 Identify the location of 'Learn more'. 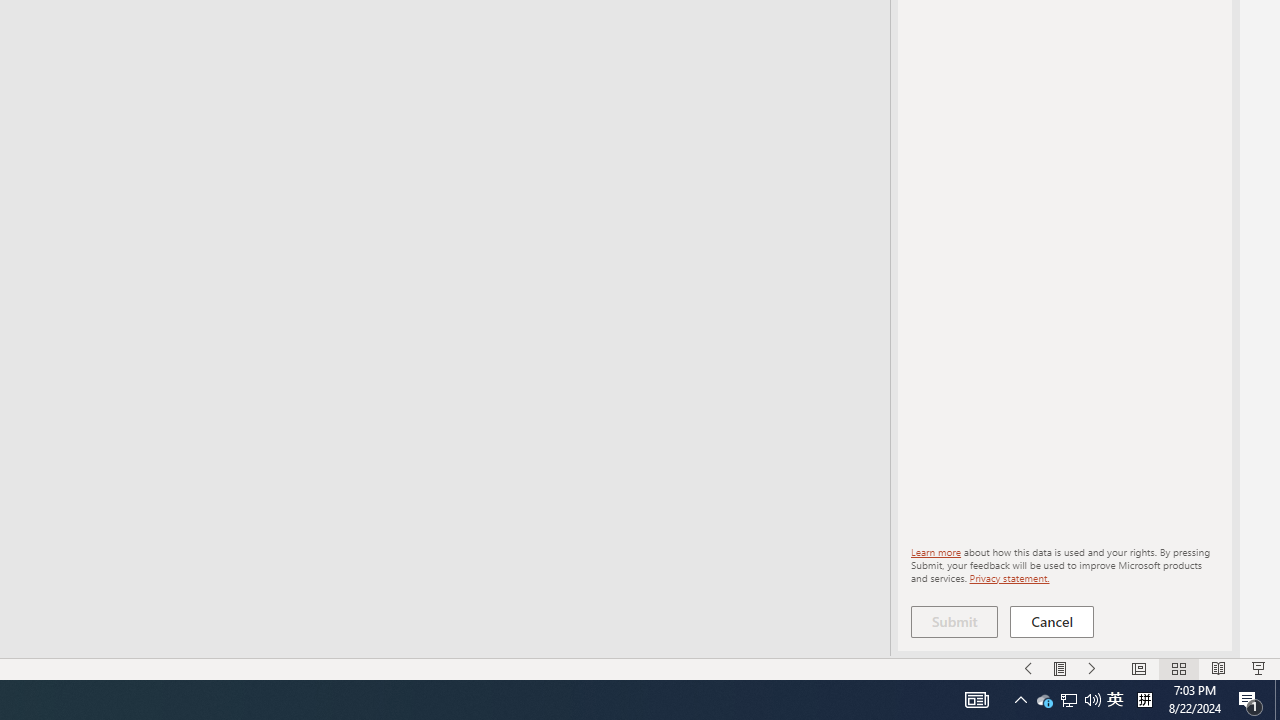
(935, 551).